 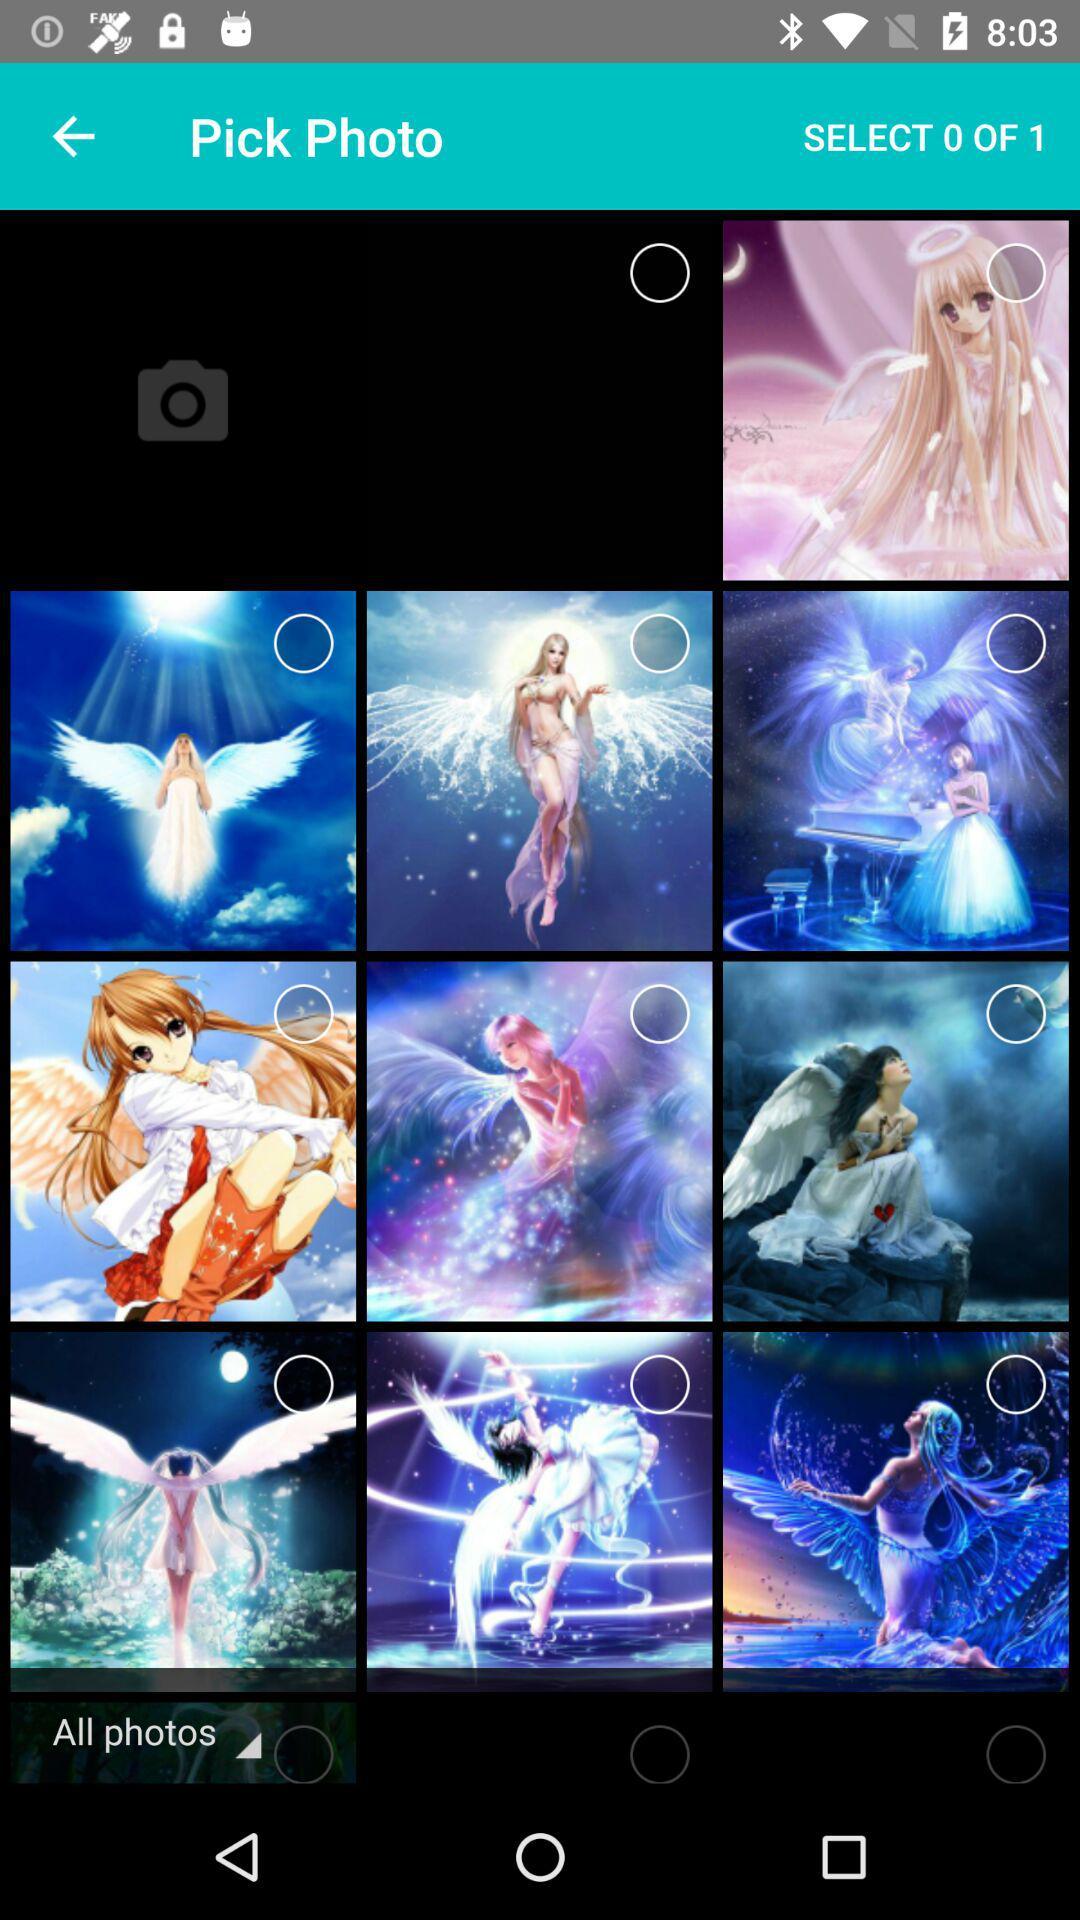 I want to click on check picture, so click(x=303, y=1383).